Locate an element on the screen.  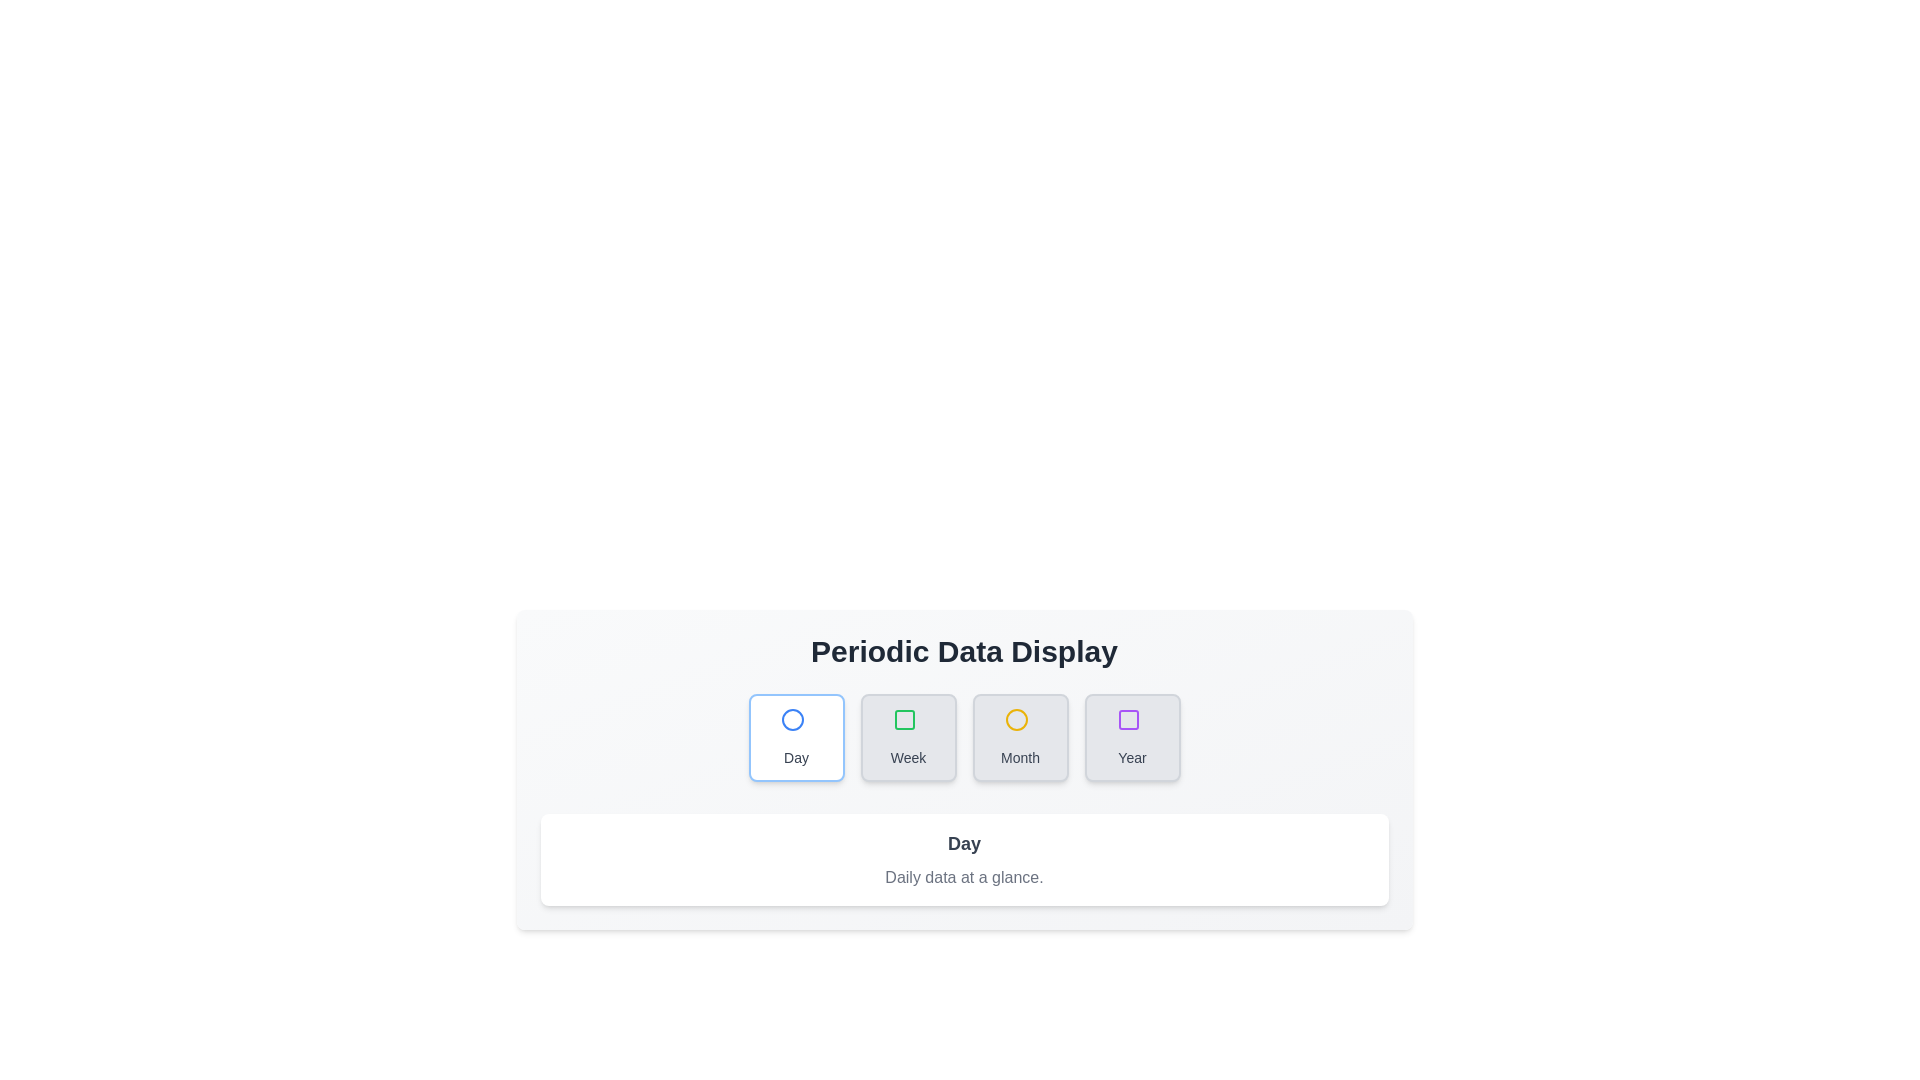
the 'Month' text label inside the button, which is part of a horizontal group of buttons including 'Day', 'Week', and 'Year' is located at coordinates (1020, 758).